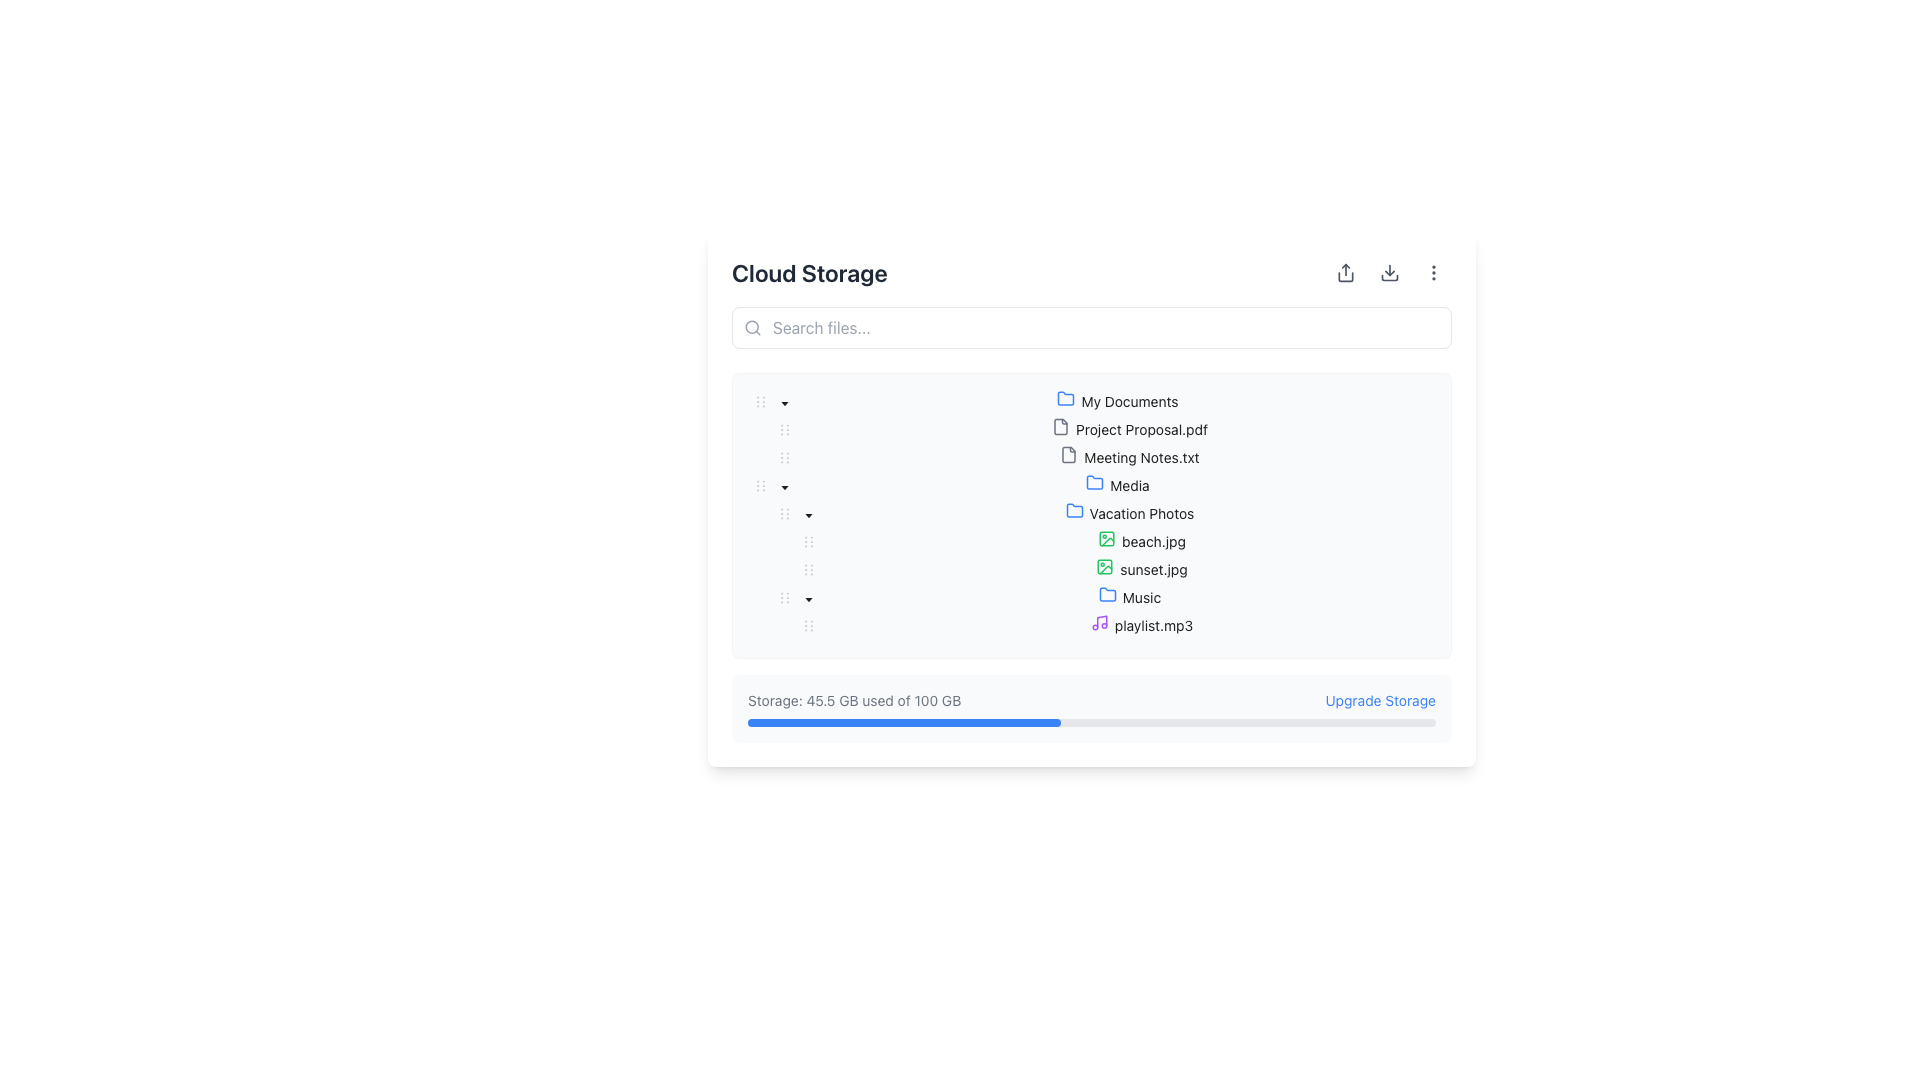  I want to click on to select the file item named 'sunset.jpg' in the file tree structure under 'Vacation Photos', so click(1142, 570).